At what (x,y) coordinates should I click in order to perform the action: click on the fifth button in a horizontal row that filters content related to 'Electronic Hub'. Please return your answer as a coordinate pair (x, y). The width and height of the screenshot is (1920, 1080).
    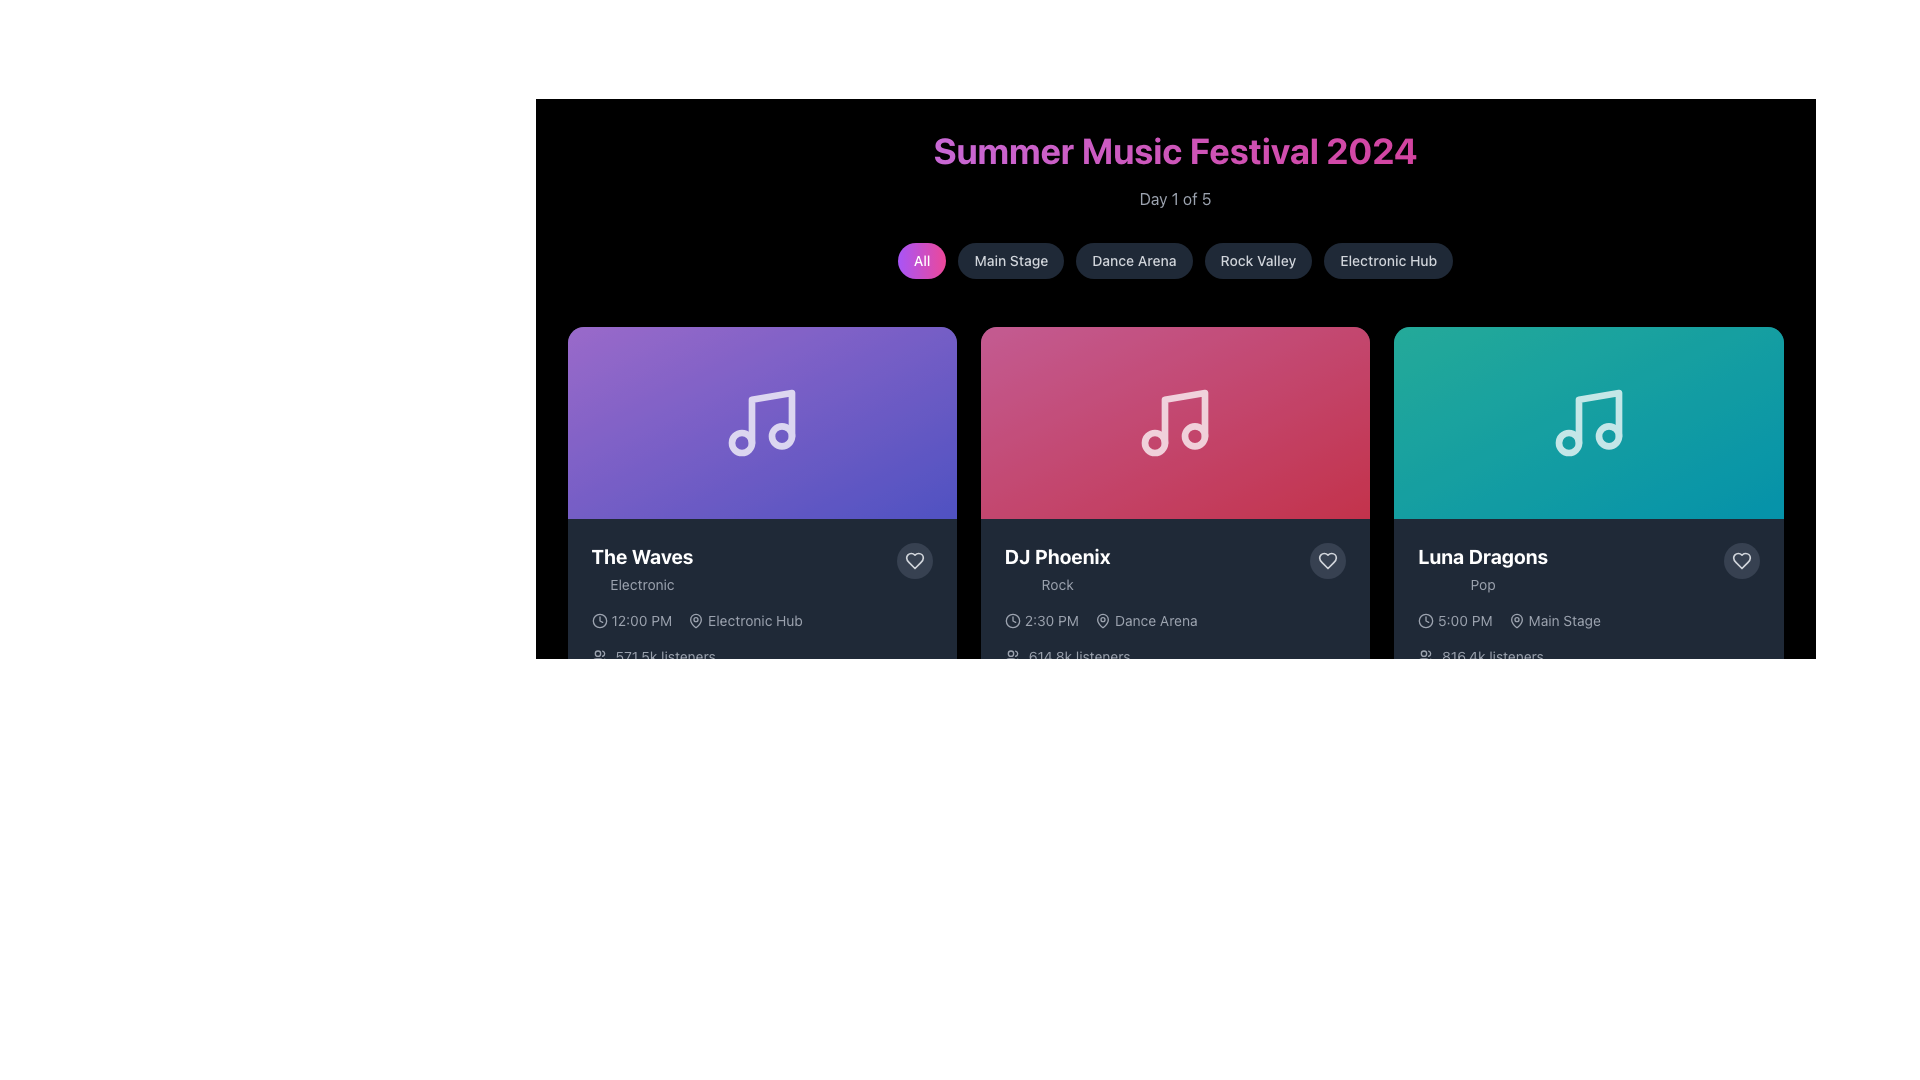
    Looking at the image, I should click on (1387, 260).